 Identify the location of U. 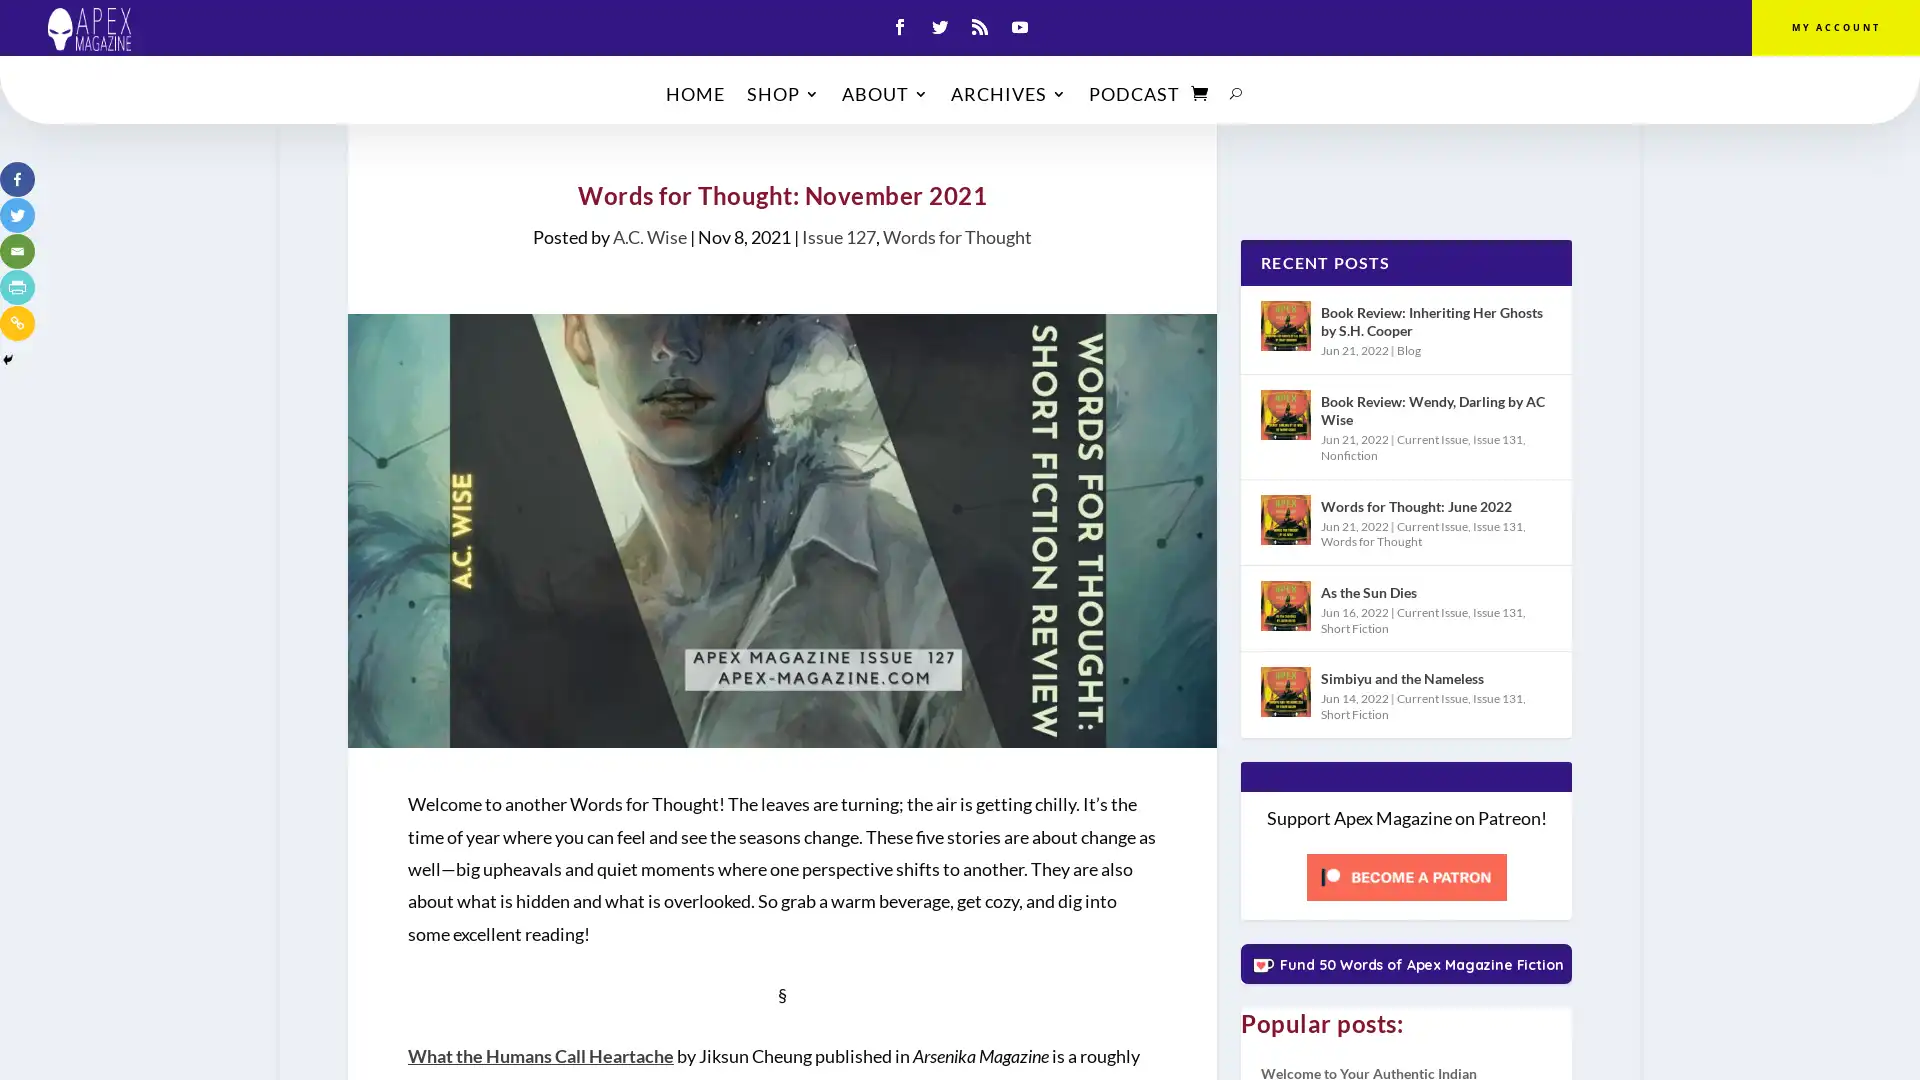
(1235, 97).